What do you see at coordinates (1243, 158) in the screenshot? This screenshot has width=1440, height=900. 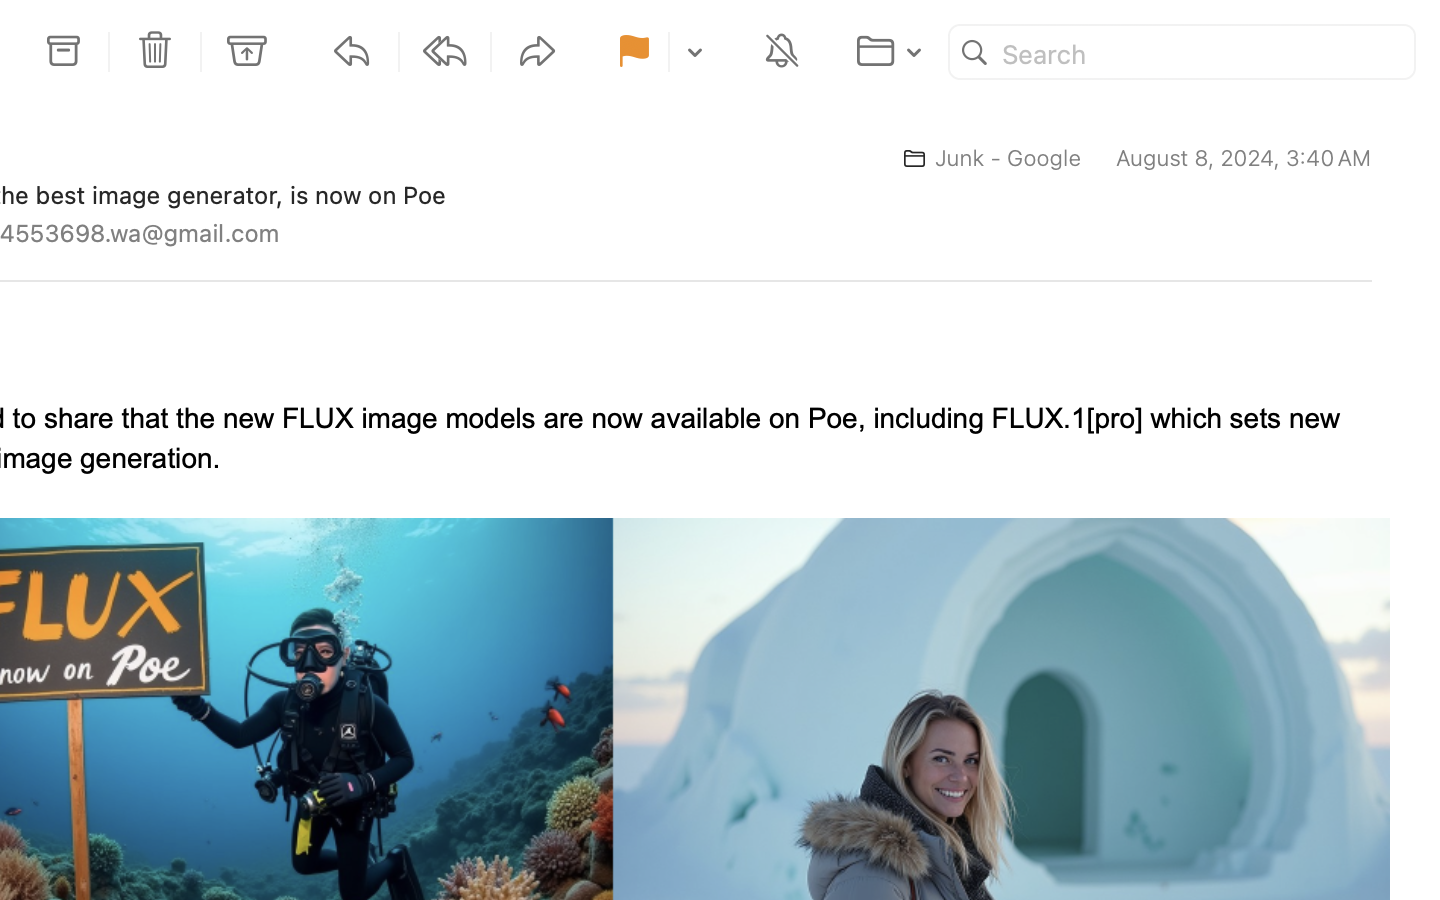 I see `'August 8, 2024, 3:40 AM'` at bounding box center [1243, 158].